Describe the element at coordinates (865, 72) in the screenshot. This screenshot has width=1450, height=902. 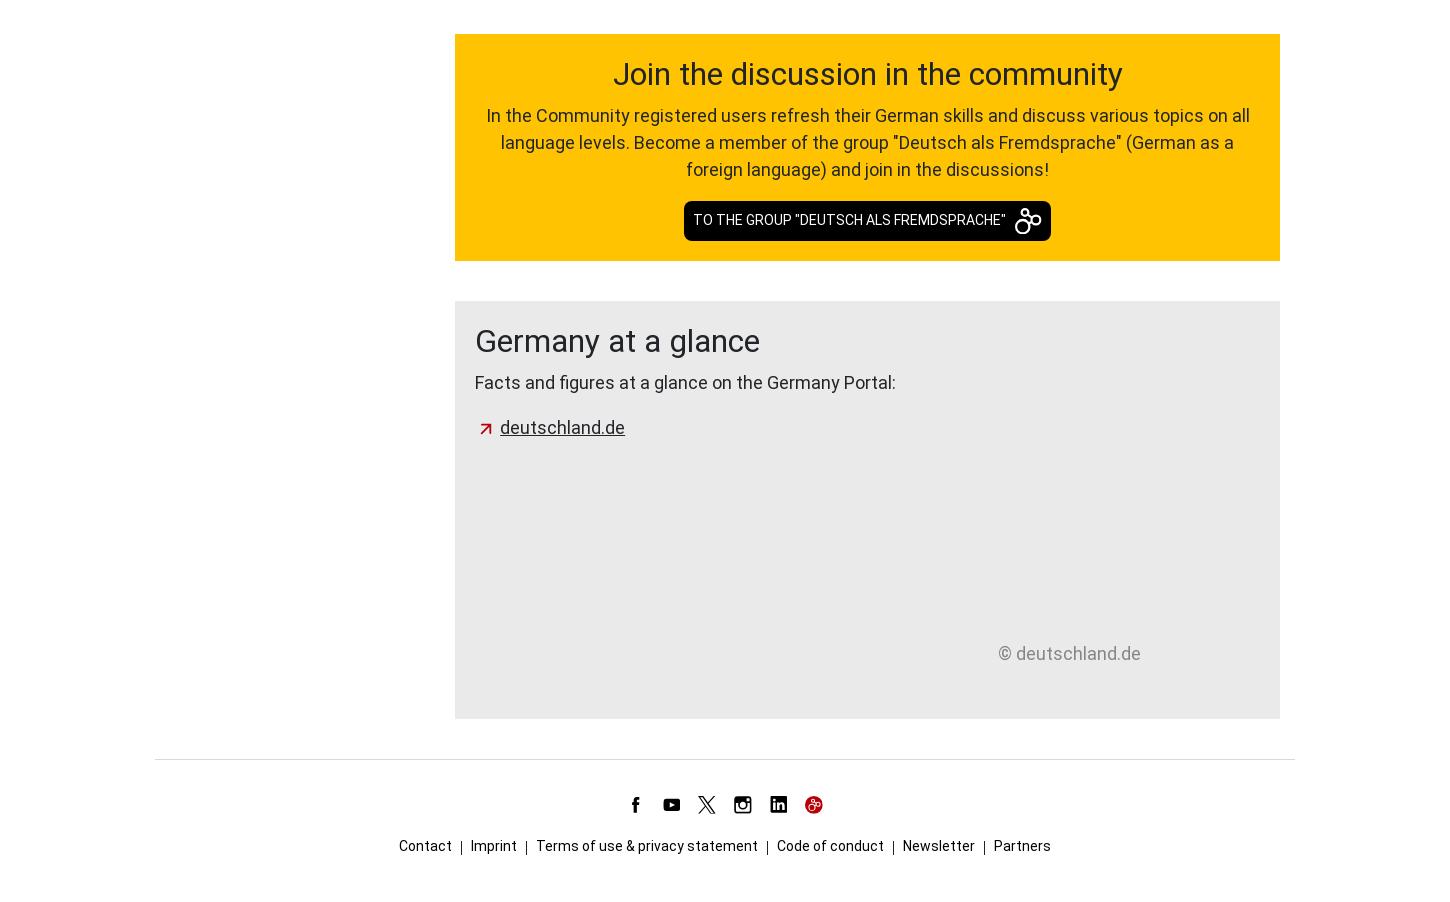
I see `'Join the discussion in the community'` at that location.